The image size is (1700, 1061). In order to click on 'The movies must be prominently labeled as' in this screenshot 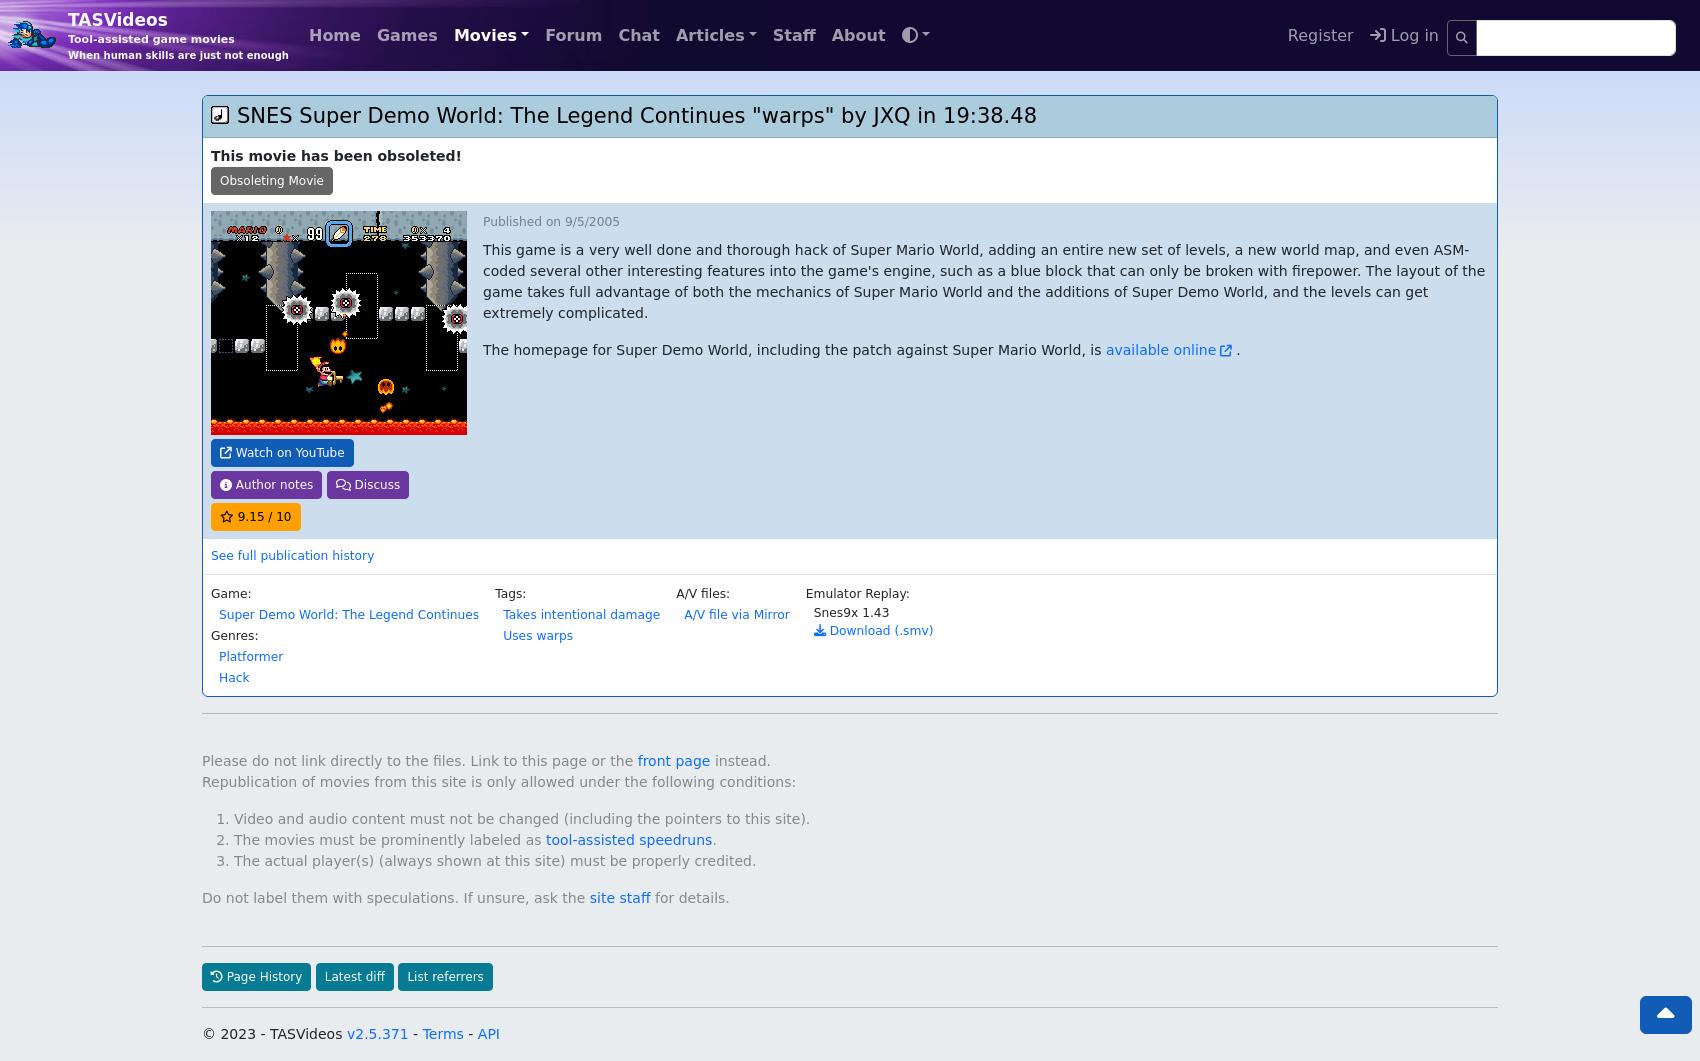, I will do `click(388, 797)`.